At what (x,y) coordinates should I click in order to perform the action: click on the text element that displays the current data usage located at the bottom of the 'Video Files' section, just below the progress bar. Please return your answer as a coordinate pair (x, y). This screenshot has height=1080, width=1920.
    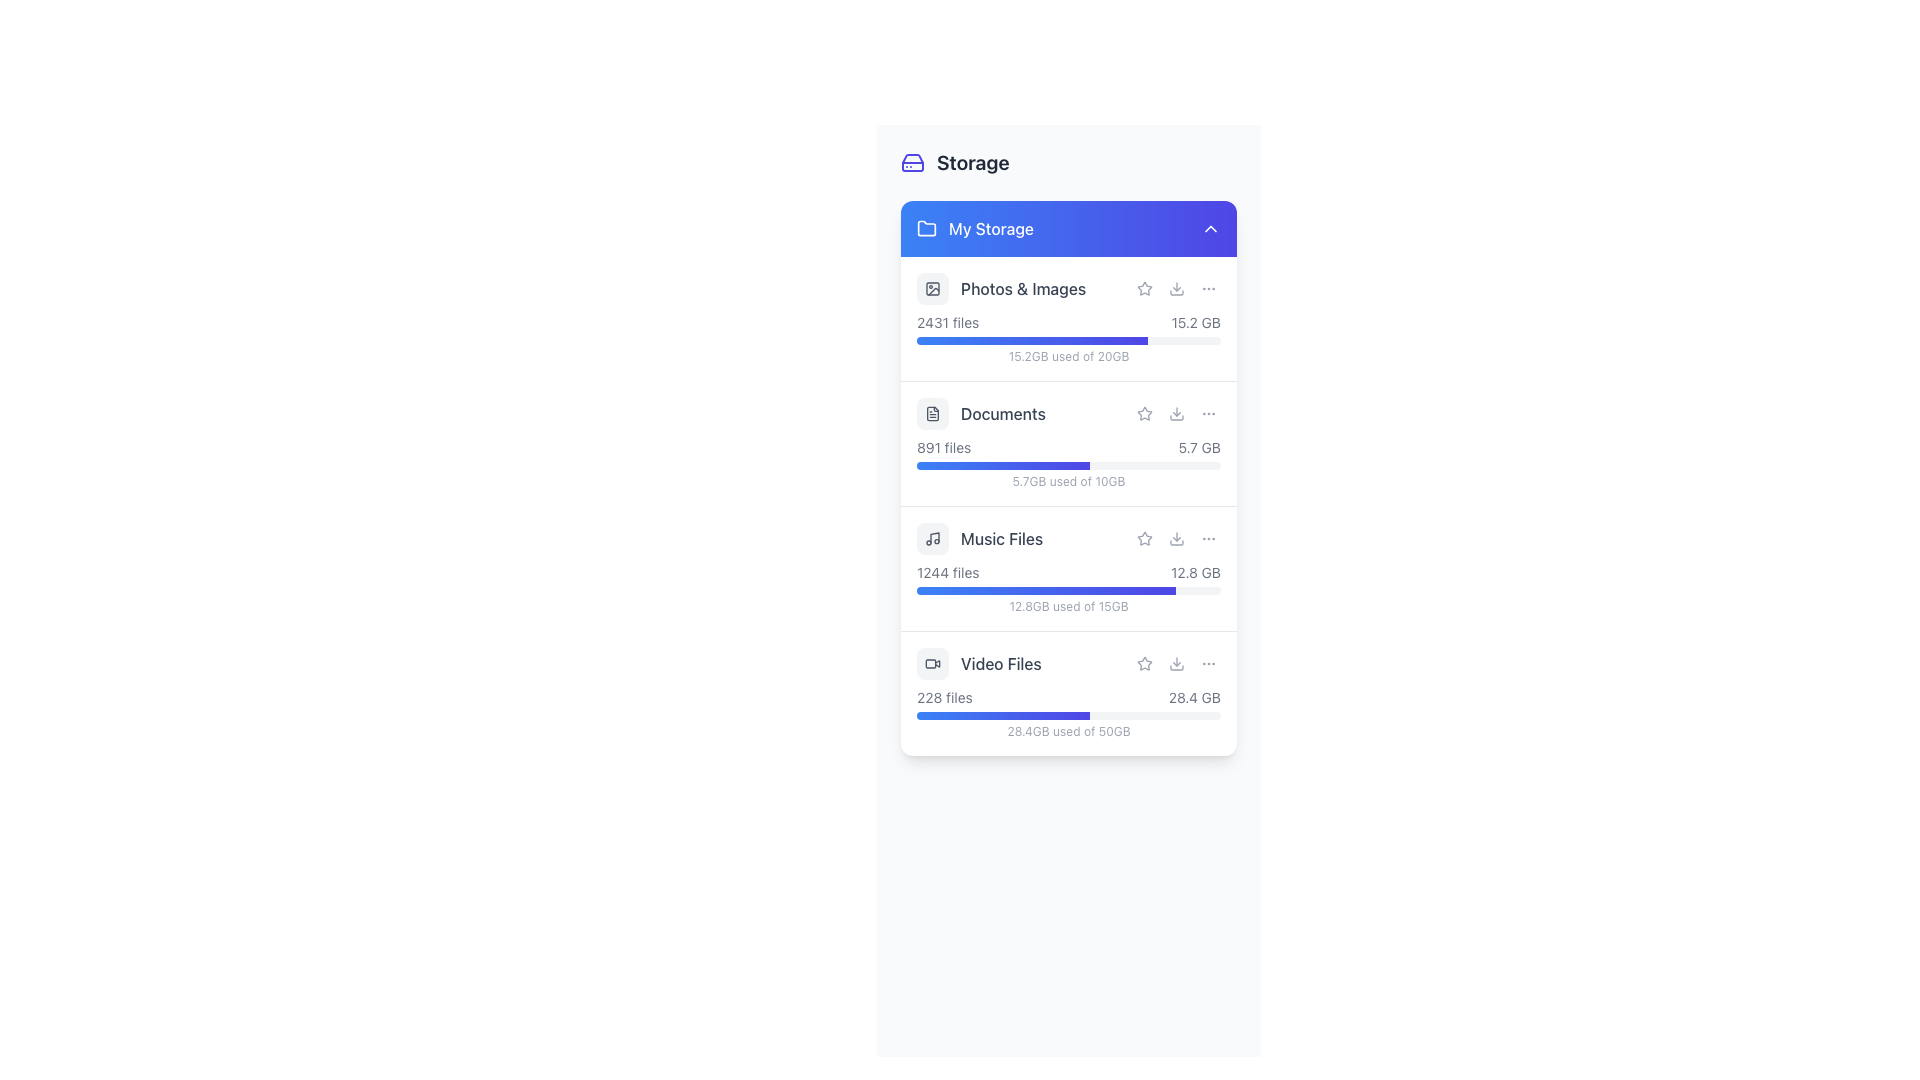
    Looking at the image, I should click on (1068, 732).